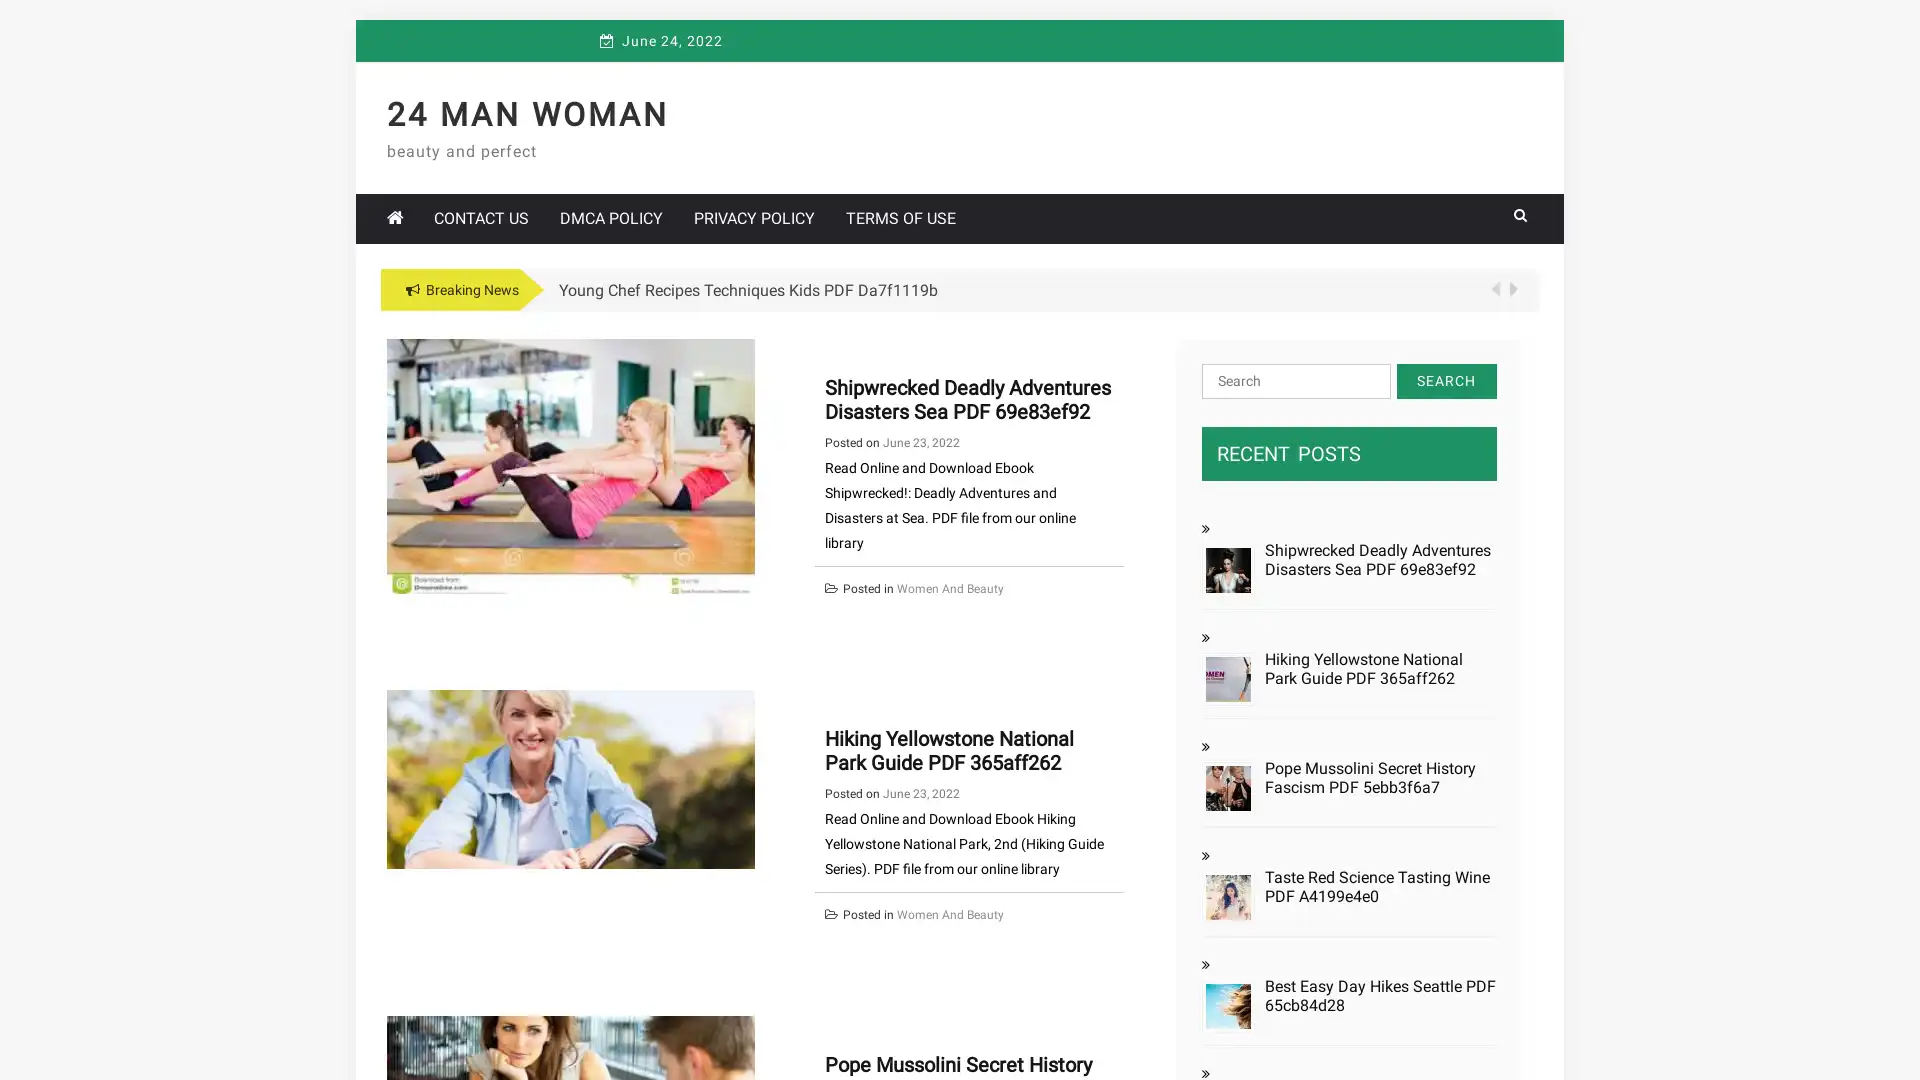  What do you see at coordinates (1445, 380) in the screenshot?
I see `Search` at bounding box center [1445, 380].